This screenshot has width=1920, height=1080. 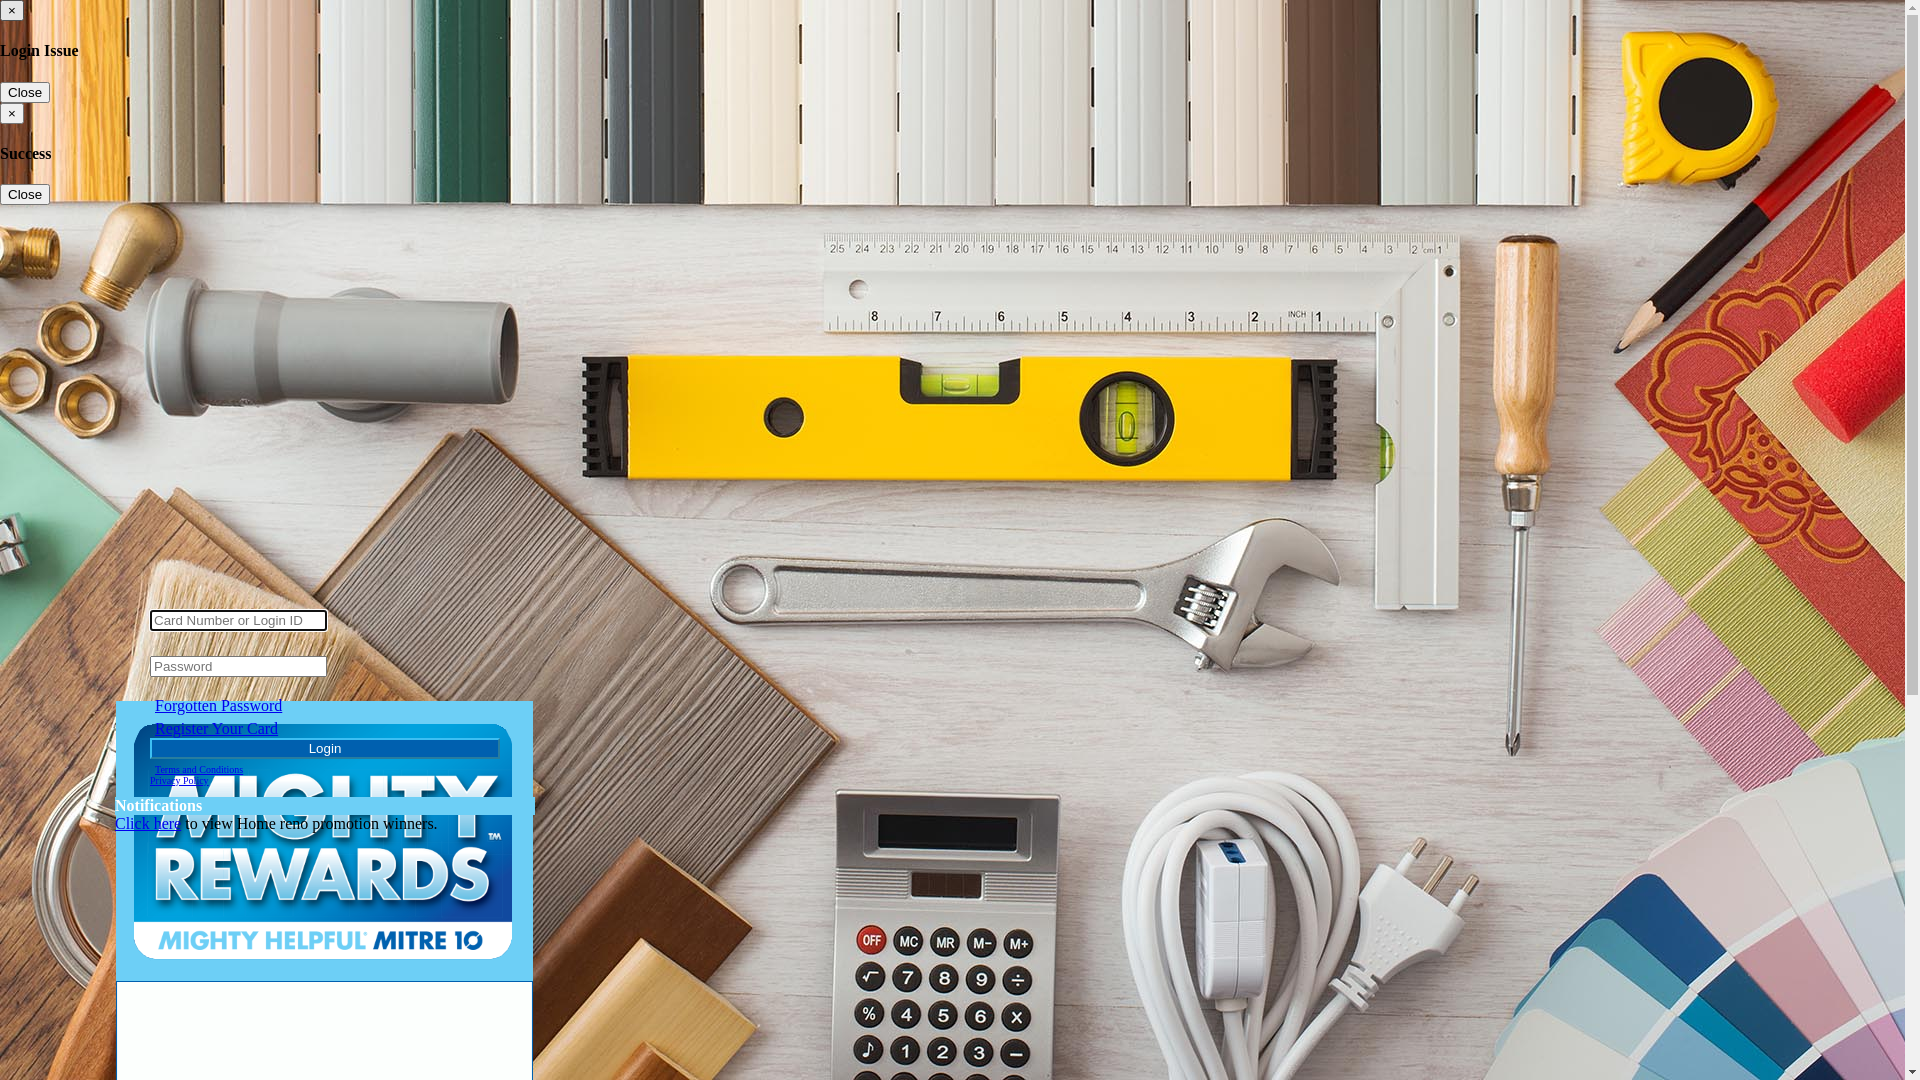 I want to click on 'Close', so click(x=24, y=194).